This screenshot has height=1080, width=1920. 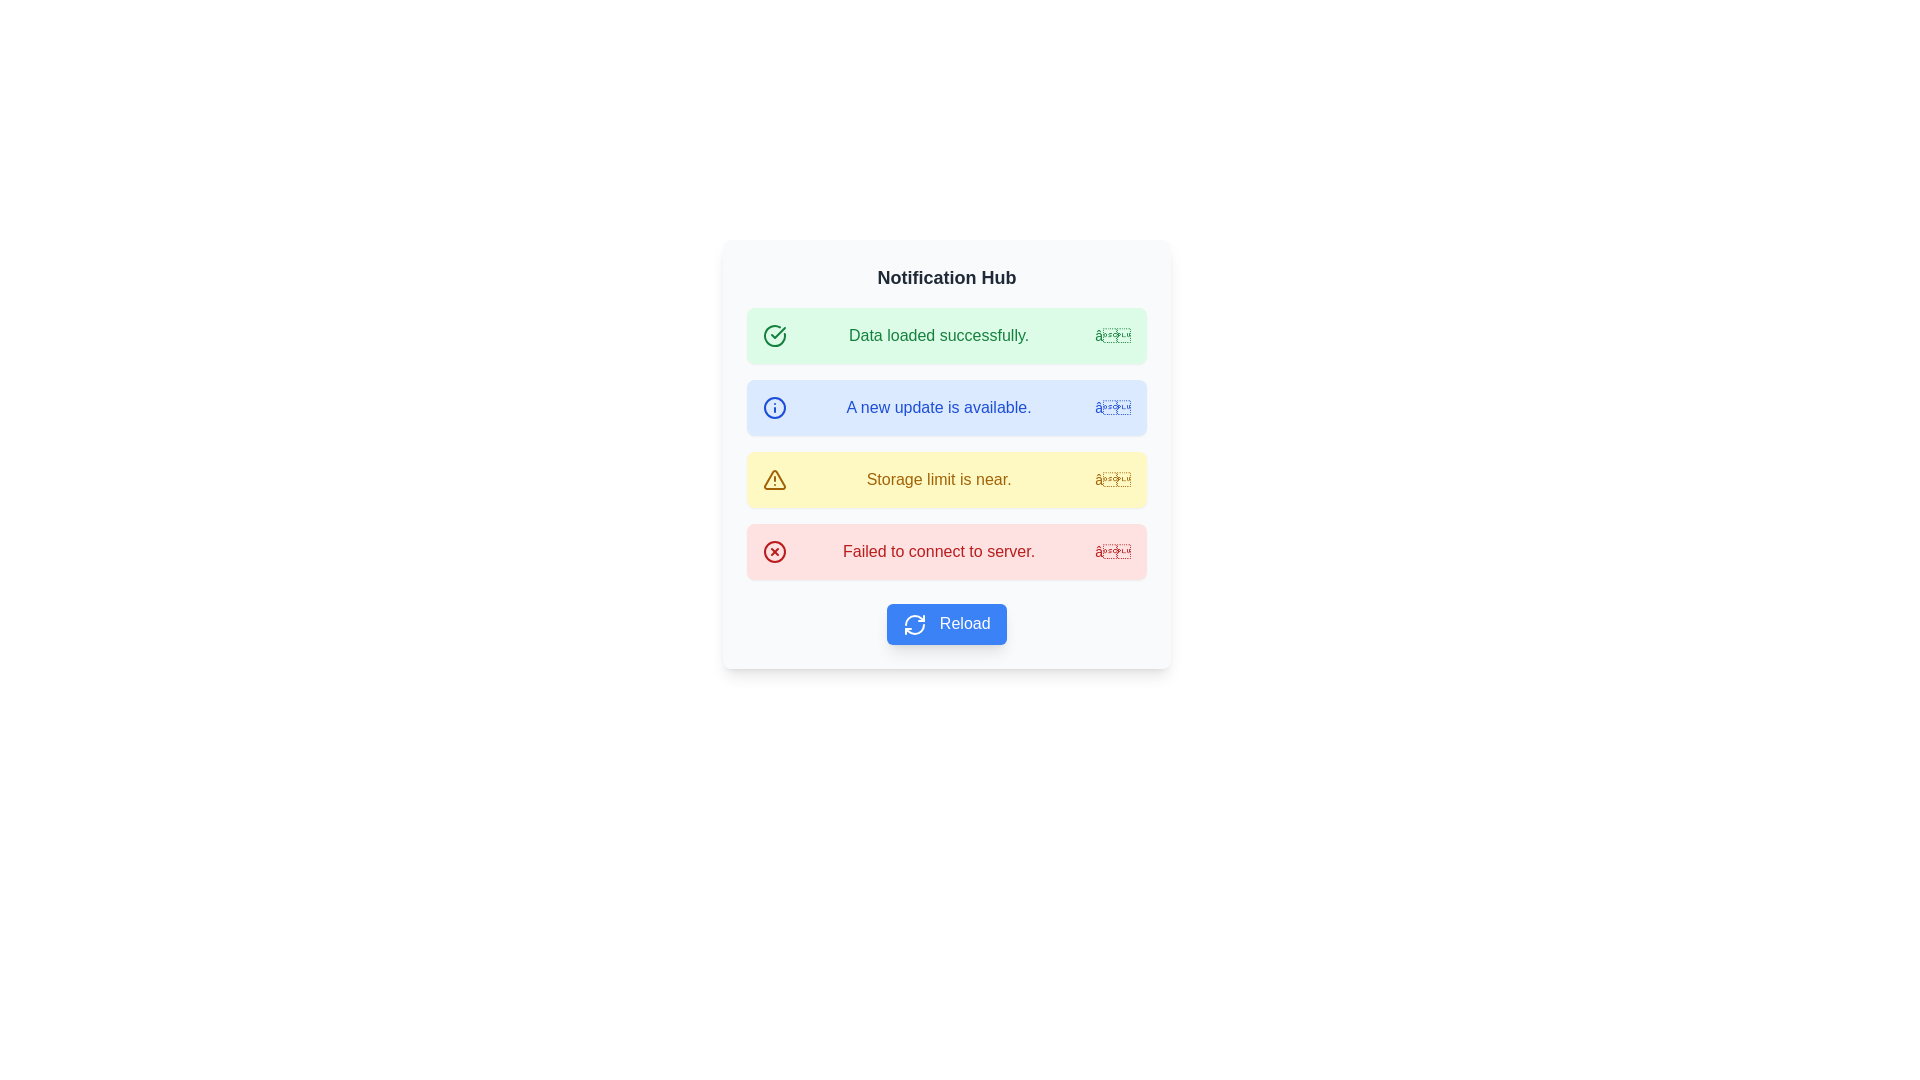 I want to click on the triangular alert icon with a yellow and brown color scheme, located to the left of the text 'Storage limit is near.' in the second notification entry, so click(x=773, y=479).